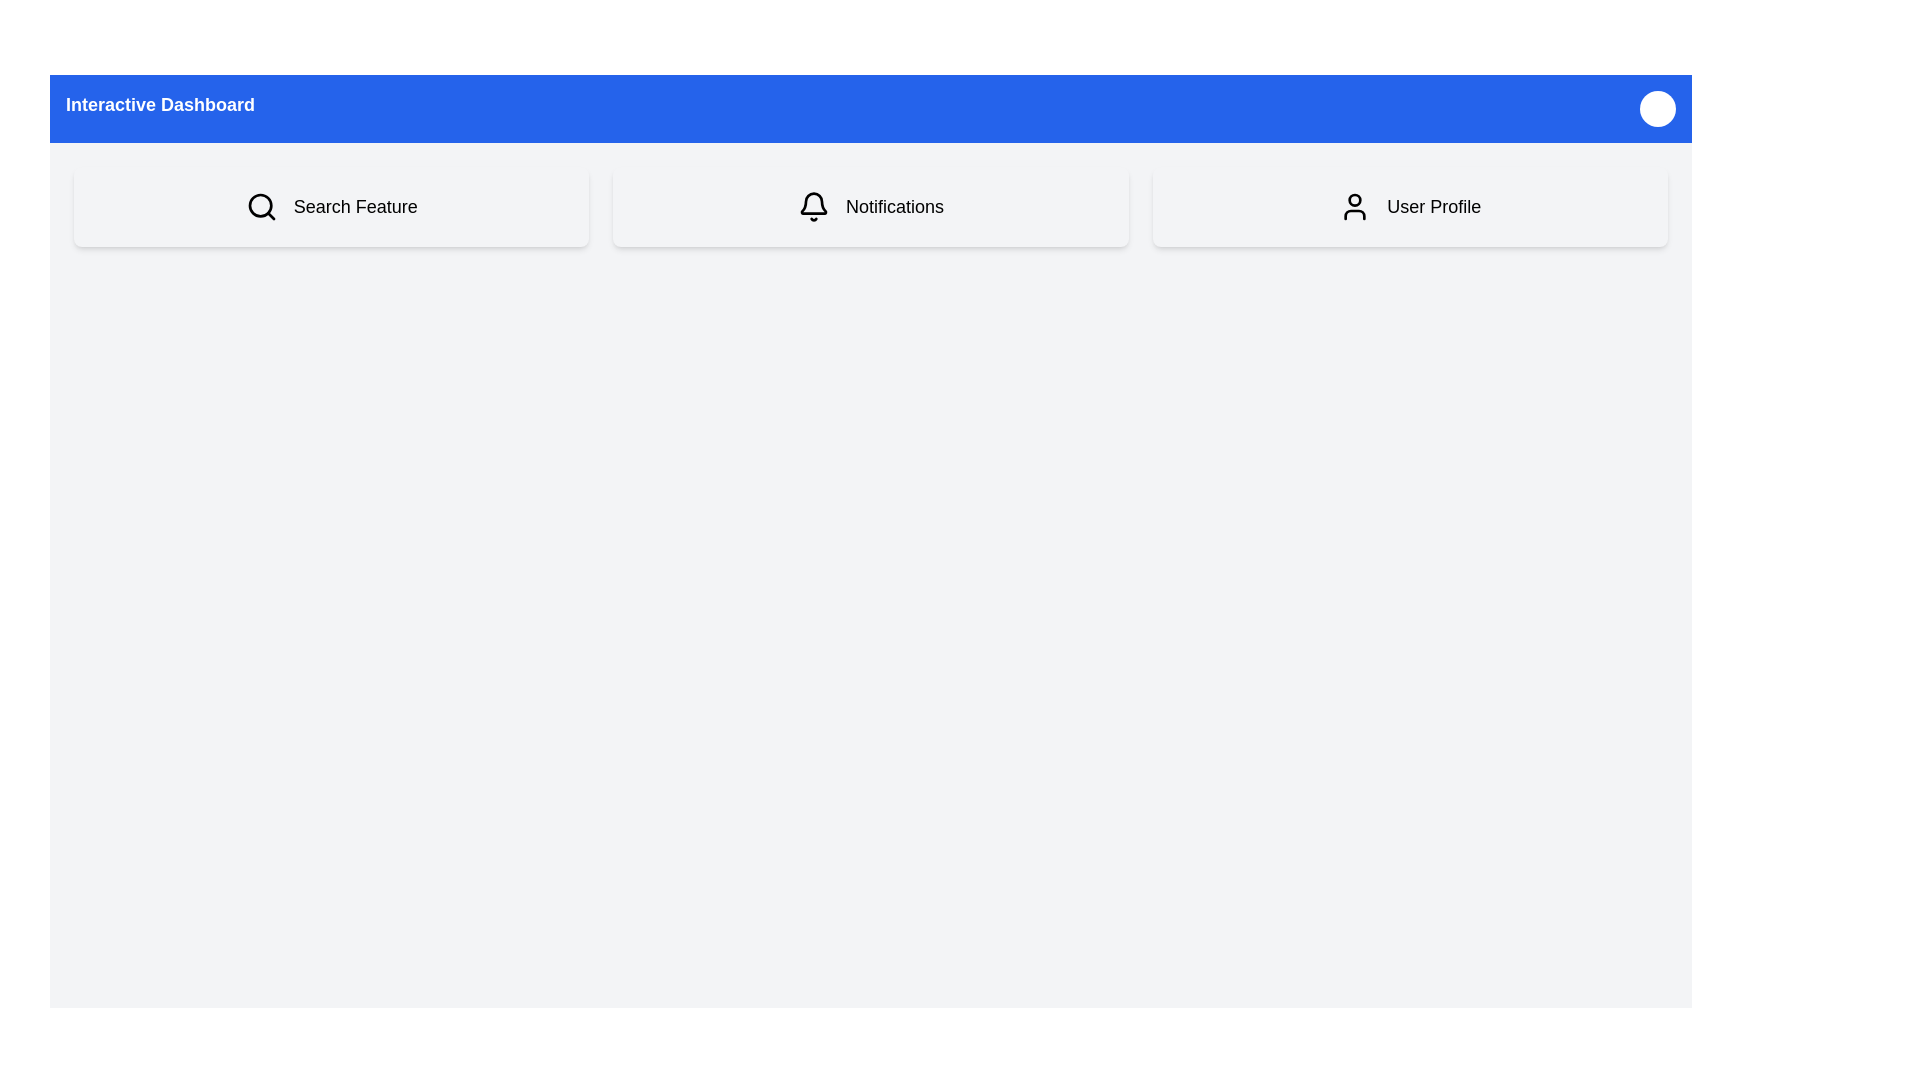  Describe the element at coordinates (893, 207) in the screenshot. I see `the text label that indicates the notifications feature, located to the right of the bell-shaped icon in the top-center section of the page` at that location.